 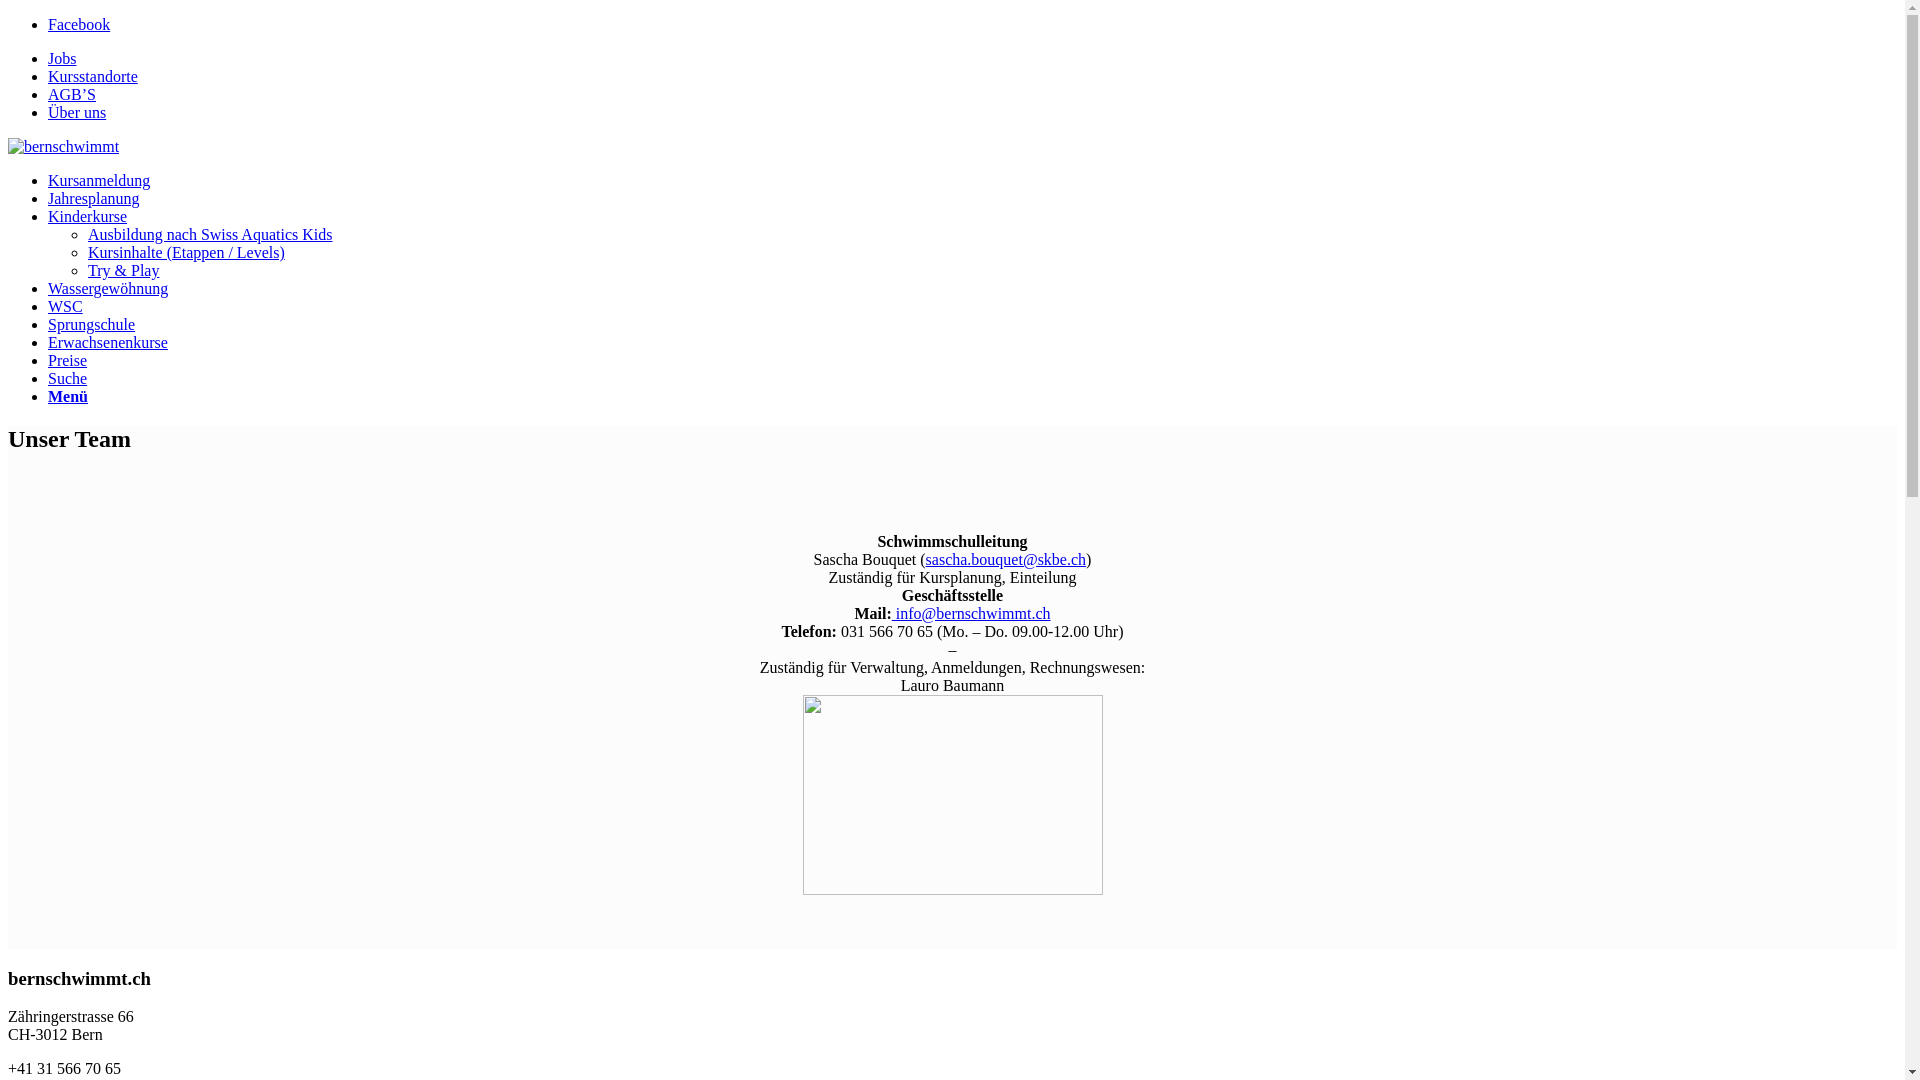 What do you see at coordinates (186, 251) in the screenshot?
I see `'Kursinhalte (Etappen / Levels)'` at bounding box center [186, 251].